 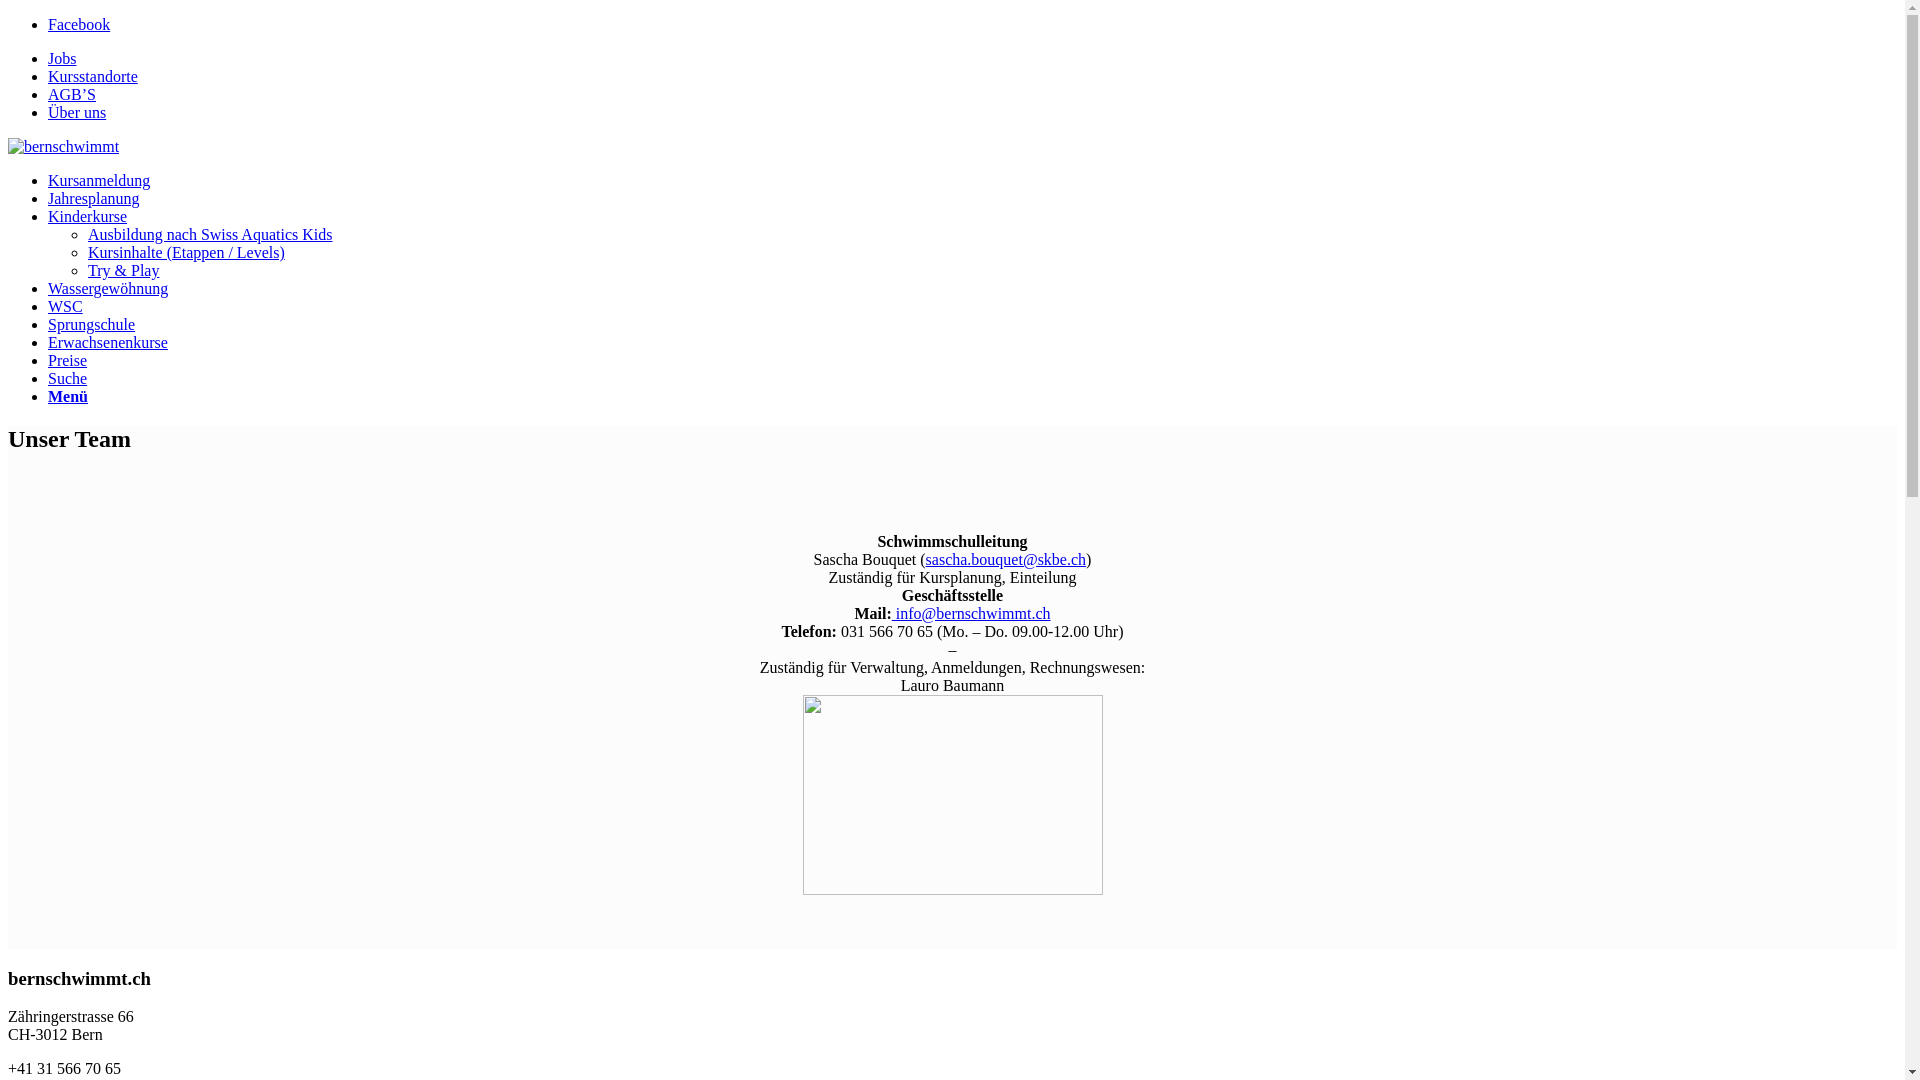 What do you see at coordinates (186, 251) in the screenshot?
I see `'Kursinhalte (Etappen / Levels)'` at bounding box center [186, 251].